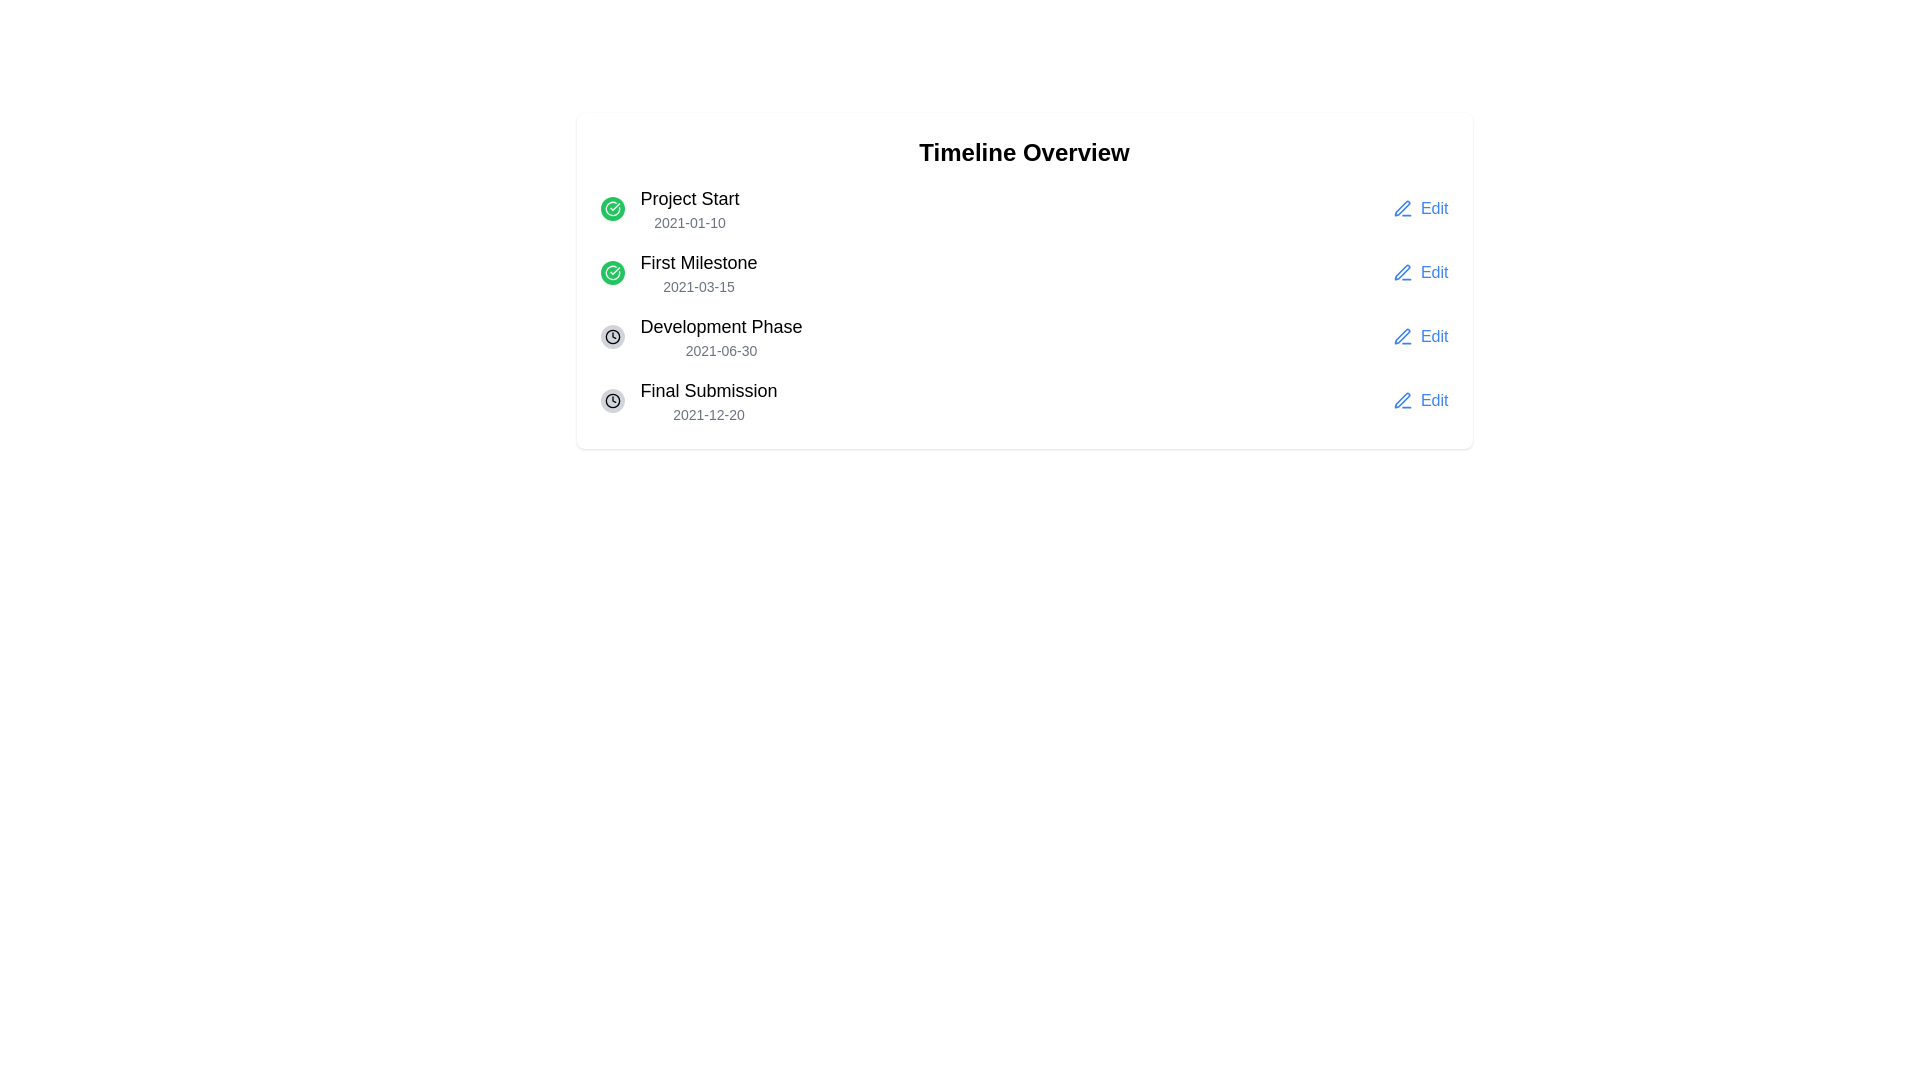  What do you see at coordinates (709, 401) in the screenshot?
I see `text from the 'Final Submission' and '2021-12-20' text and label combination located in the fourth position under the 'Timeline Overview' header` at bounding box center [709, 401].